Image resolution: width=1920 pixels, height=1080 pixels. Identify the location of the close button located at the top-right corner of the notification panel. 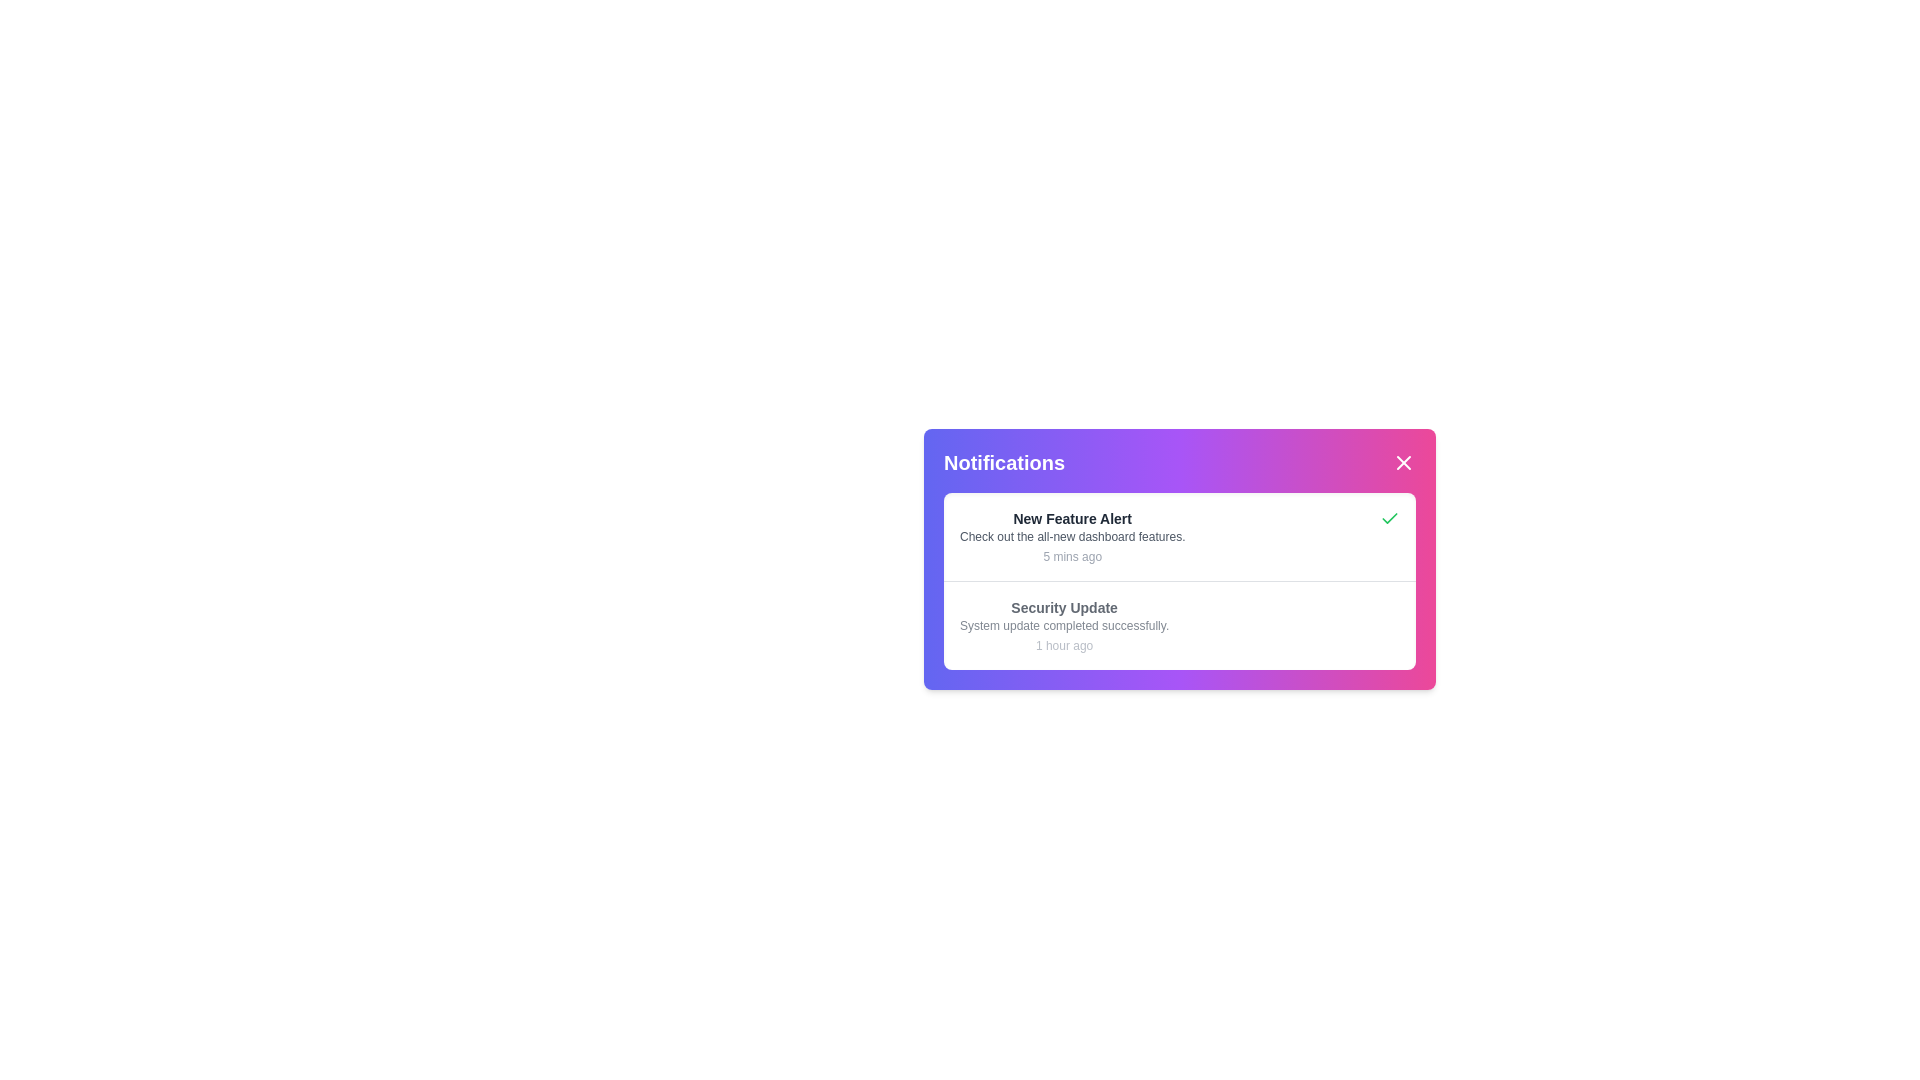
(1402, 462).